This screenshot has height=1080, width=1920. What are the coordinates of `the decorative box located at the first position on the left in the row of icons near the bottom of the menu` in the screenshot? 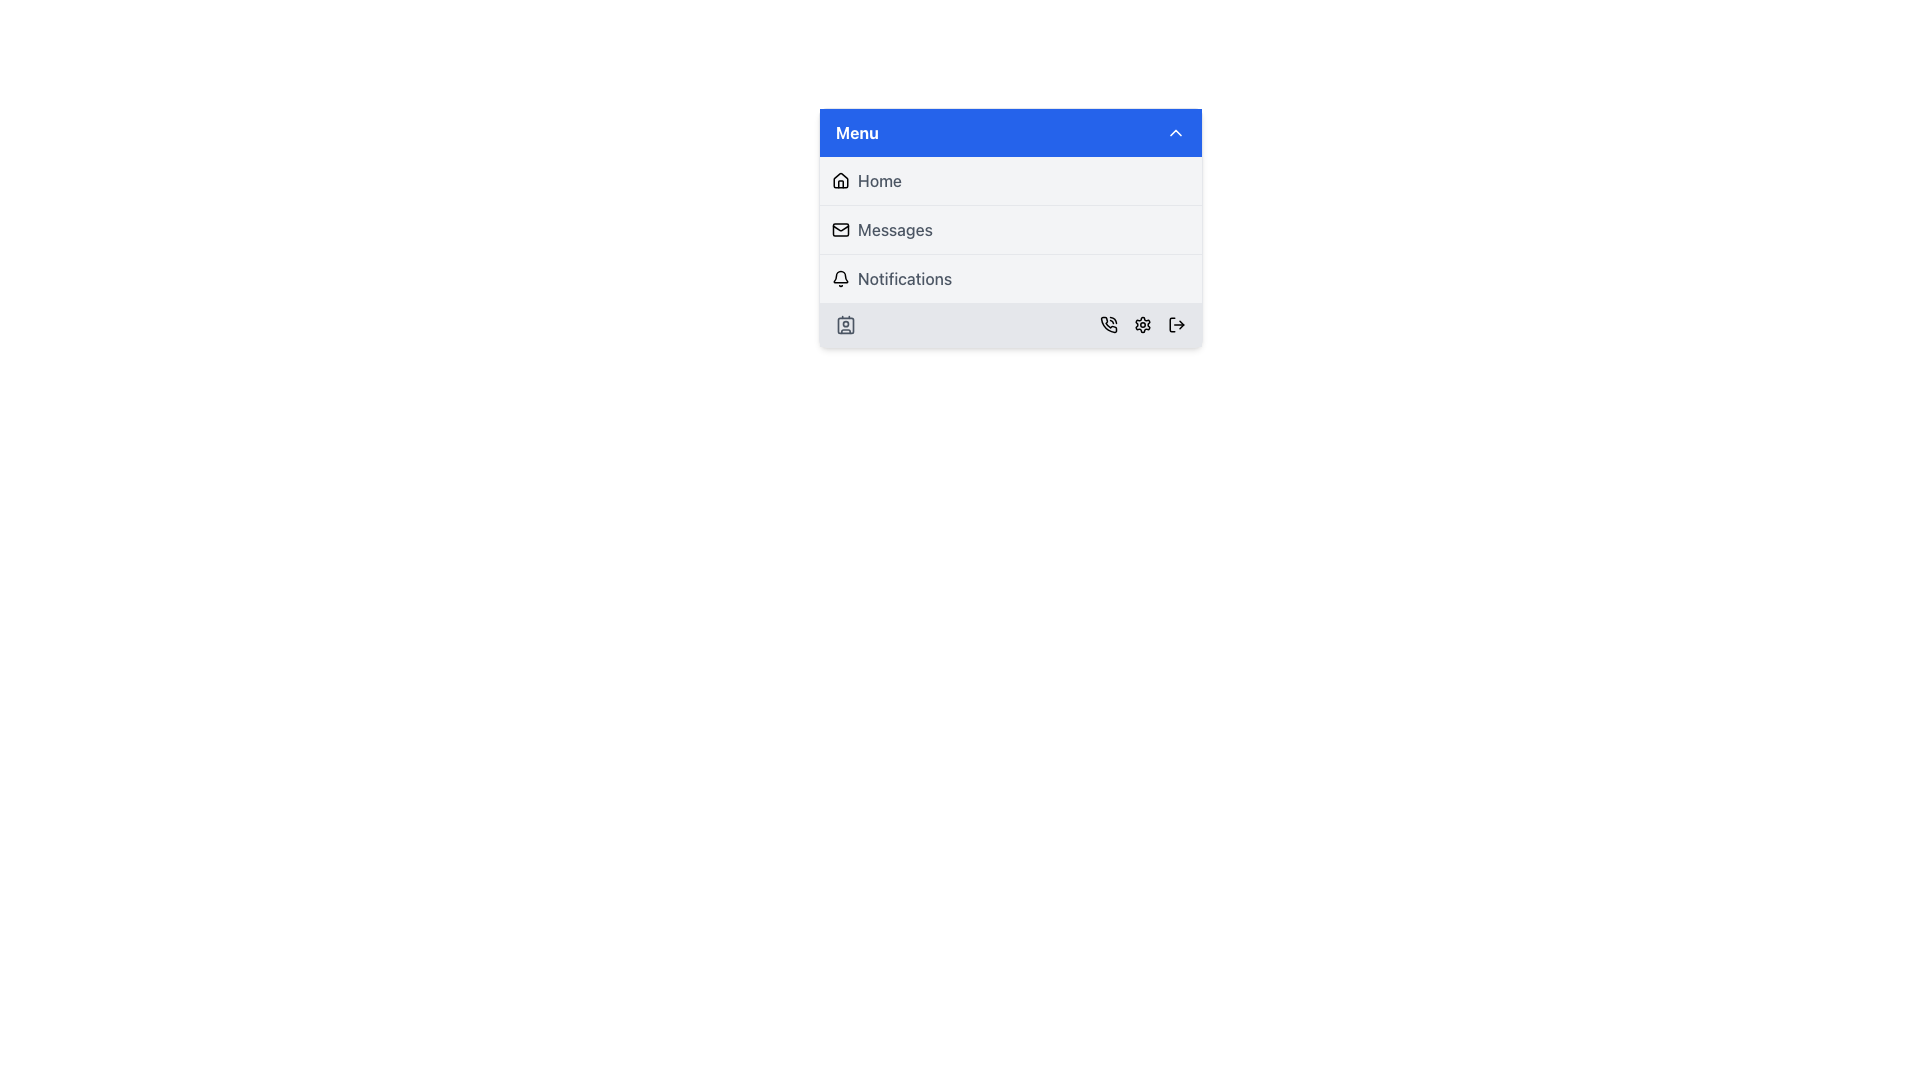 It's located at (845, 323).